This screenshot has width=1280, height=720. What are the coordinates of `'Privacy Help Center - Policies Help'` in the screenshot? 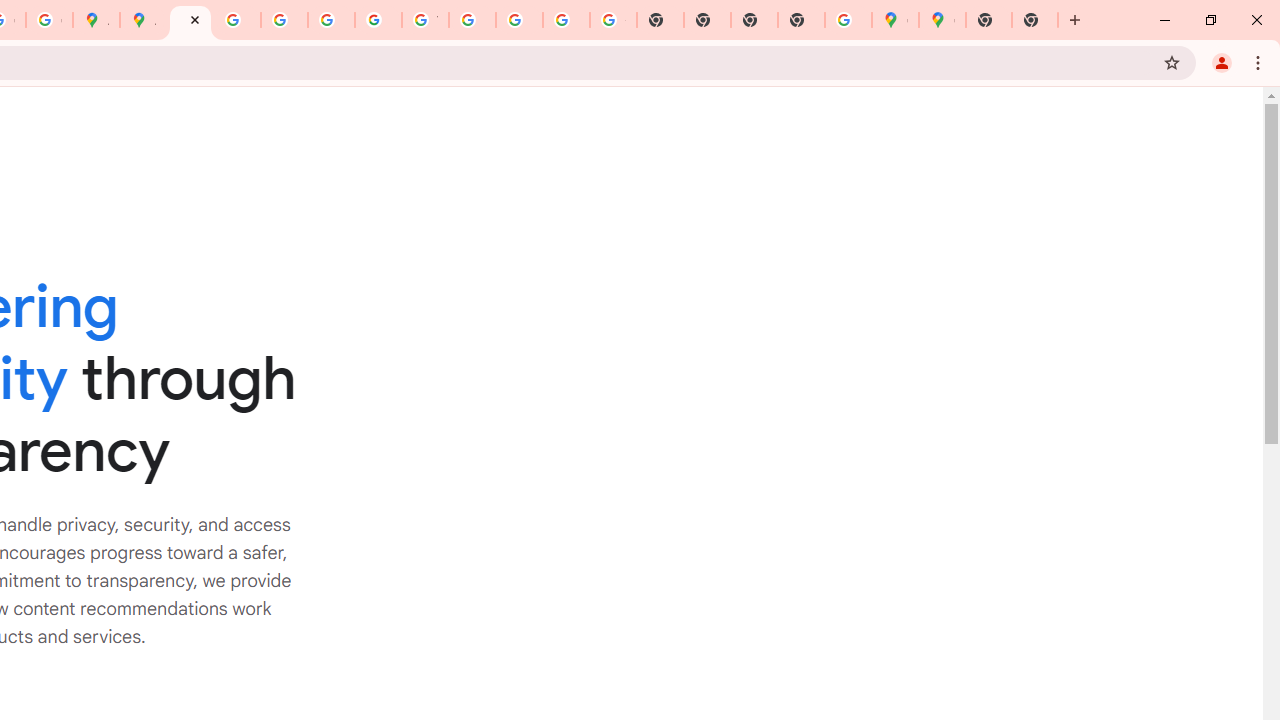 It's located at (237, 20).